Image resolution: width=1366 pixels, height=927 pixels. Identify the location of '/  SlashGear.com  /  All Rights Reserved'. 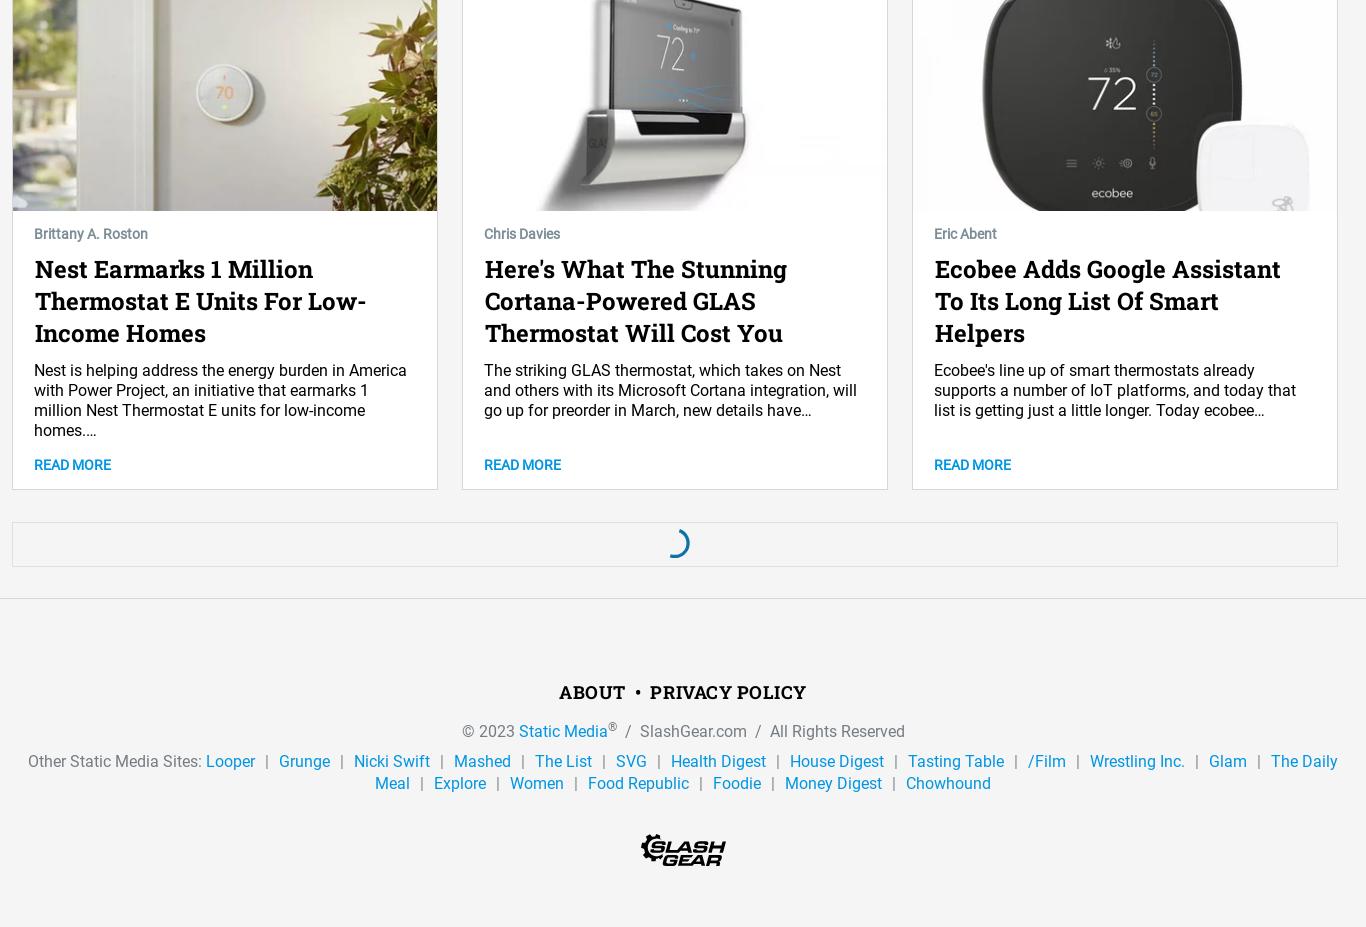
(760, 729).